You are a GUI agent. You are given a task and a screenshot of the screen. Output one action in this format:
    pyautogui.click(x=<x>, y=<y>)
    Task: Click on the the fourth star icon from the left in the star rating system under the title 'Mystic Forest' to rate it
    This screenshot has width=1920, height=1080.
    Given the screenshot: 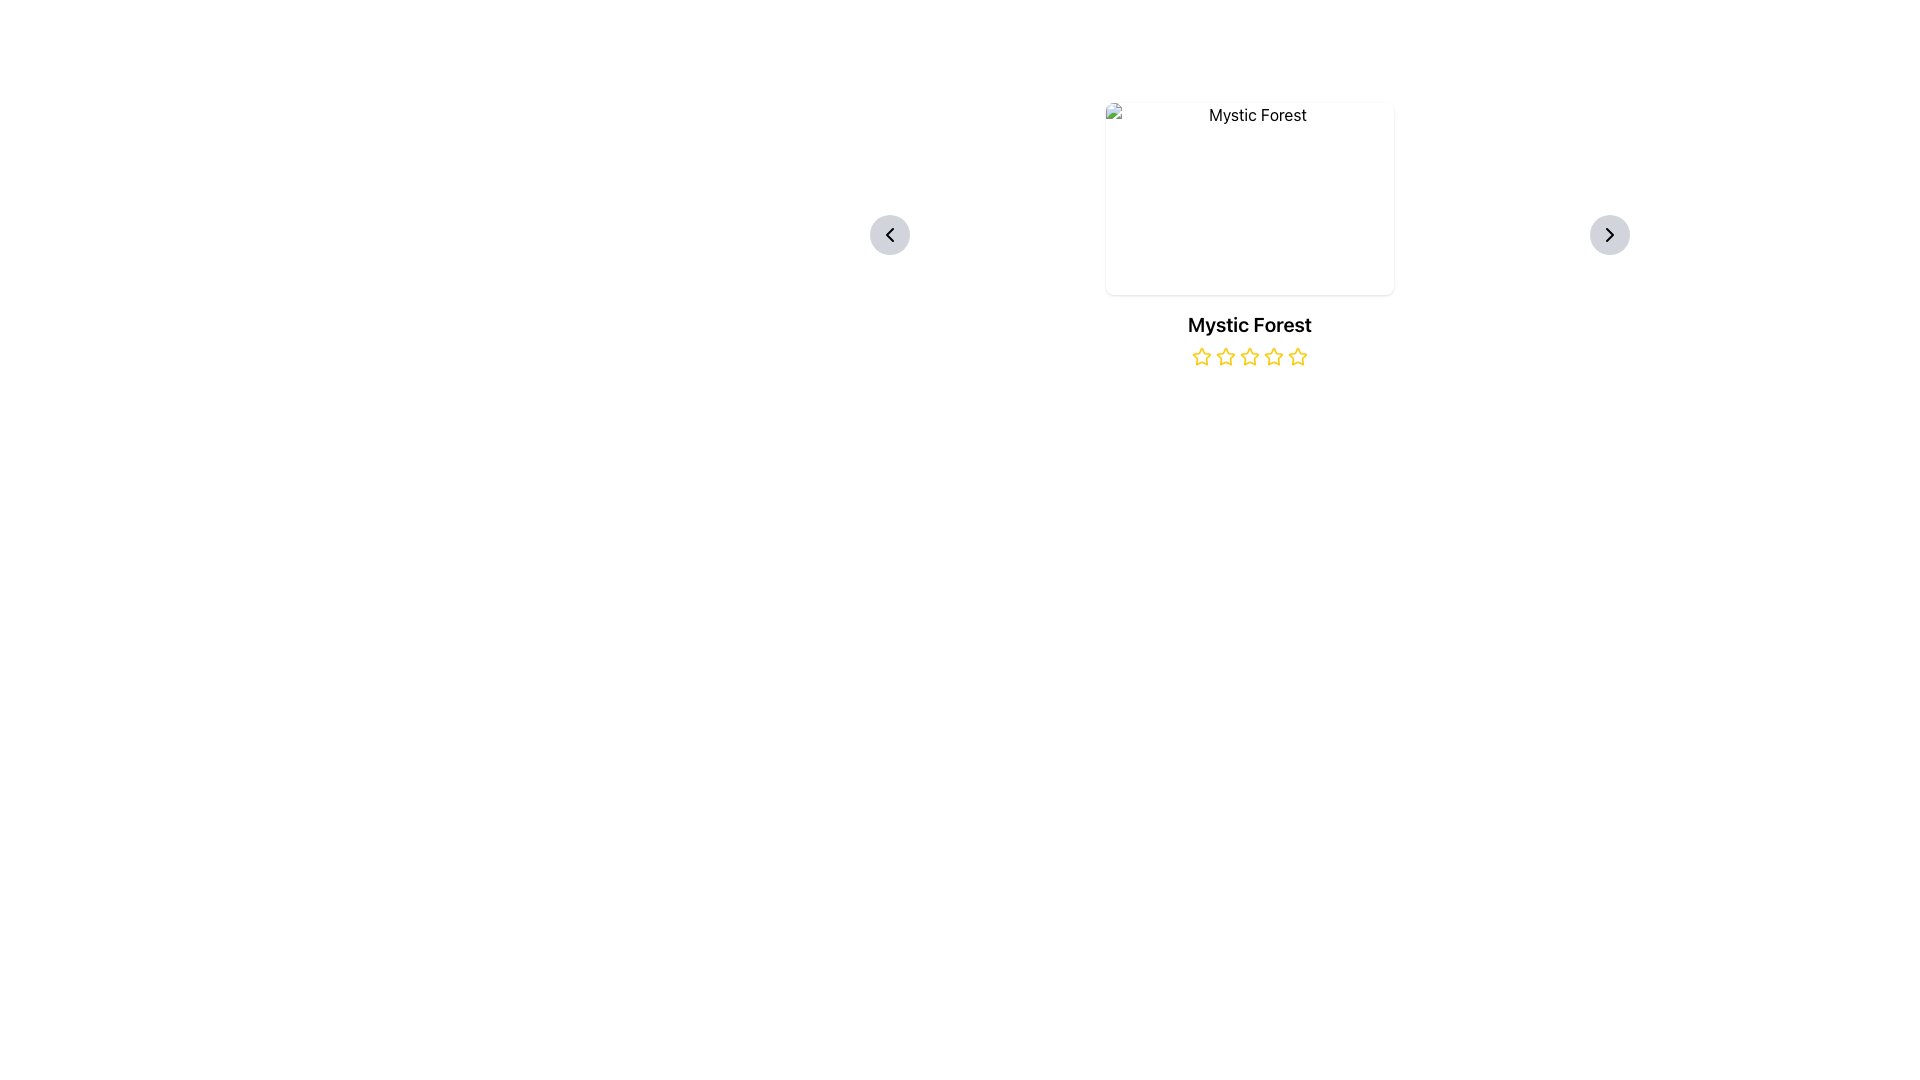 What is the action you would take?
    pyautogui.click(x=1247, y=354)
    